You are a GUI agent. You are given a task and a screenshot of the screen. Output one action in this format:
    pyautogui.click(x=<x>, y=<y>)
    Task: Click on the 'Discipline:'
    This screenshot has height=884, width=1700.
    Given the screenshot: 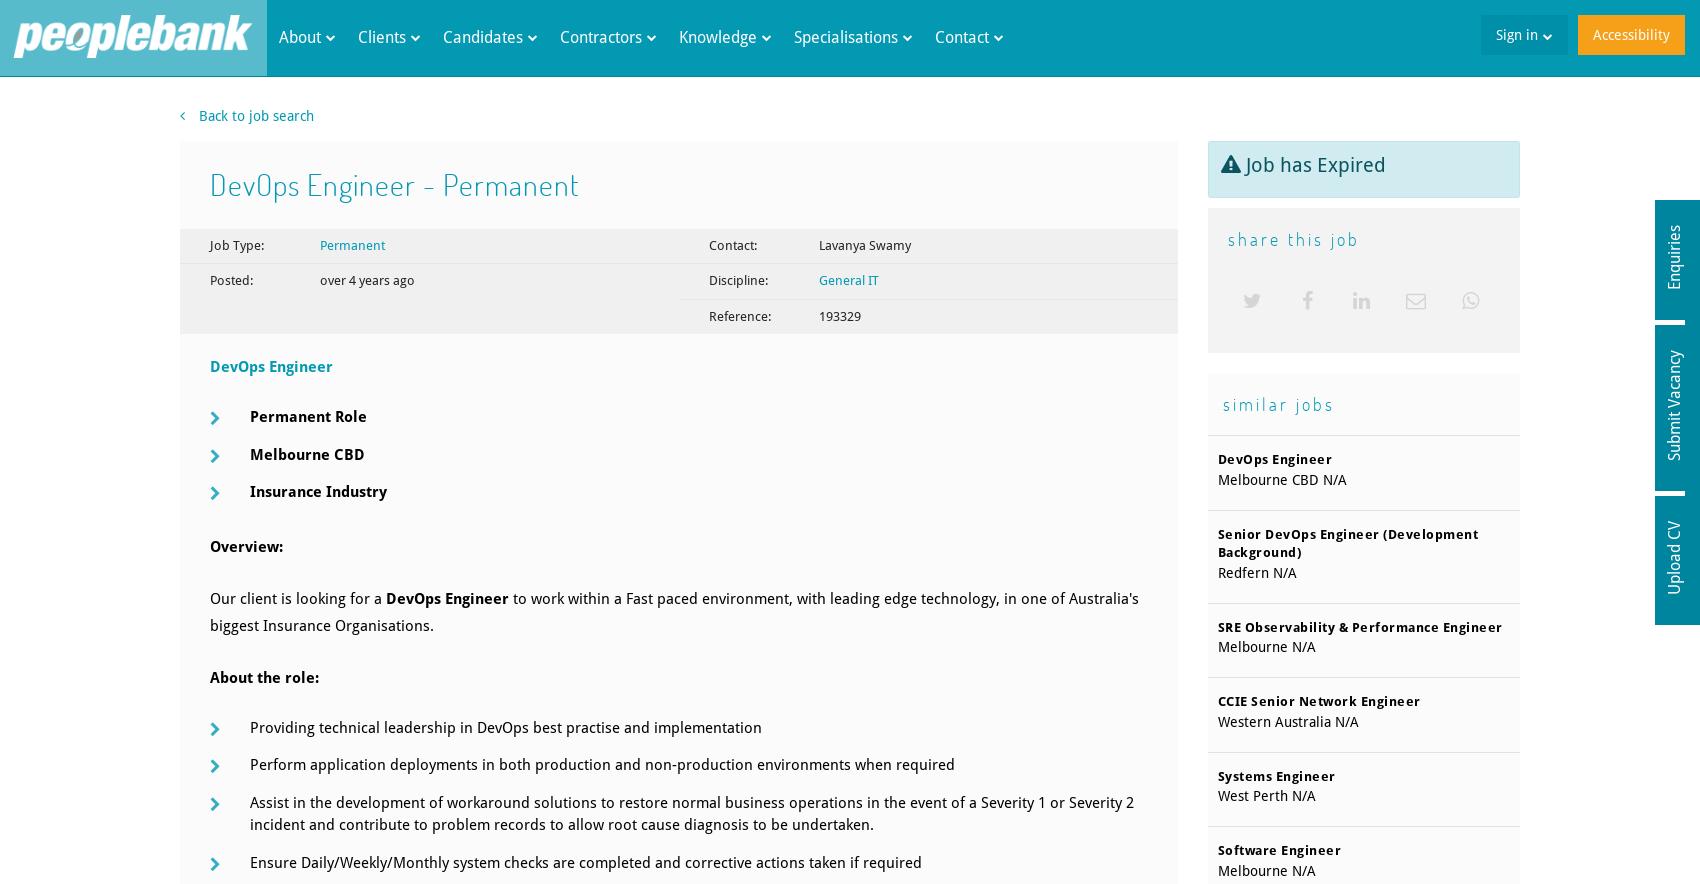 What is the action you would take?
    pyautogui.click(x=737, y=279)
    